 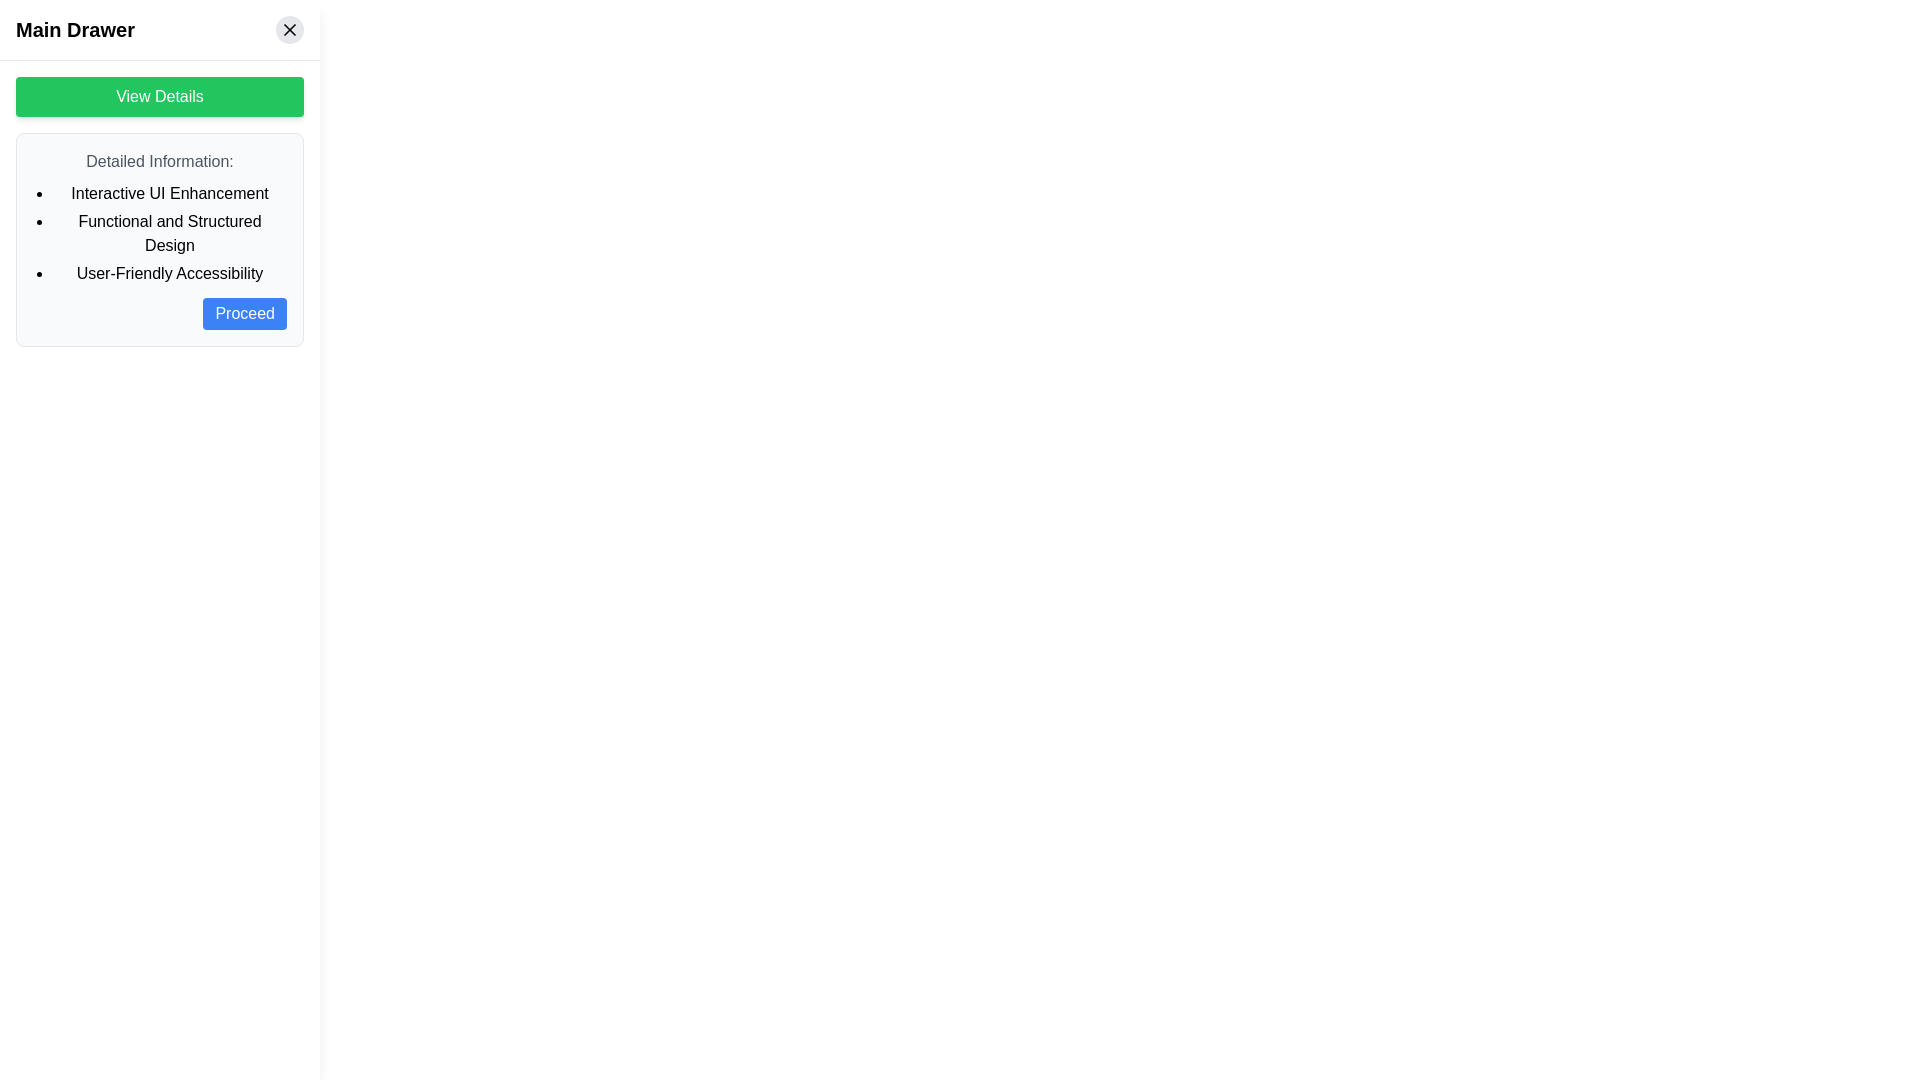 I want to click on the circular button with a gray background and a black 'X' icon, located at the top-right corner of the white header section, so click(x=288, y=30).